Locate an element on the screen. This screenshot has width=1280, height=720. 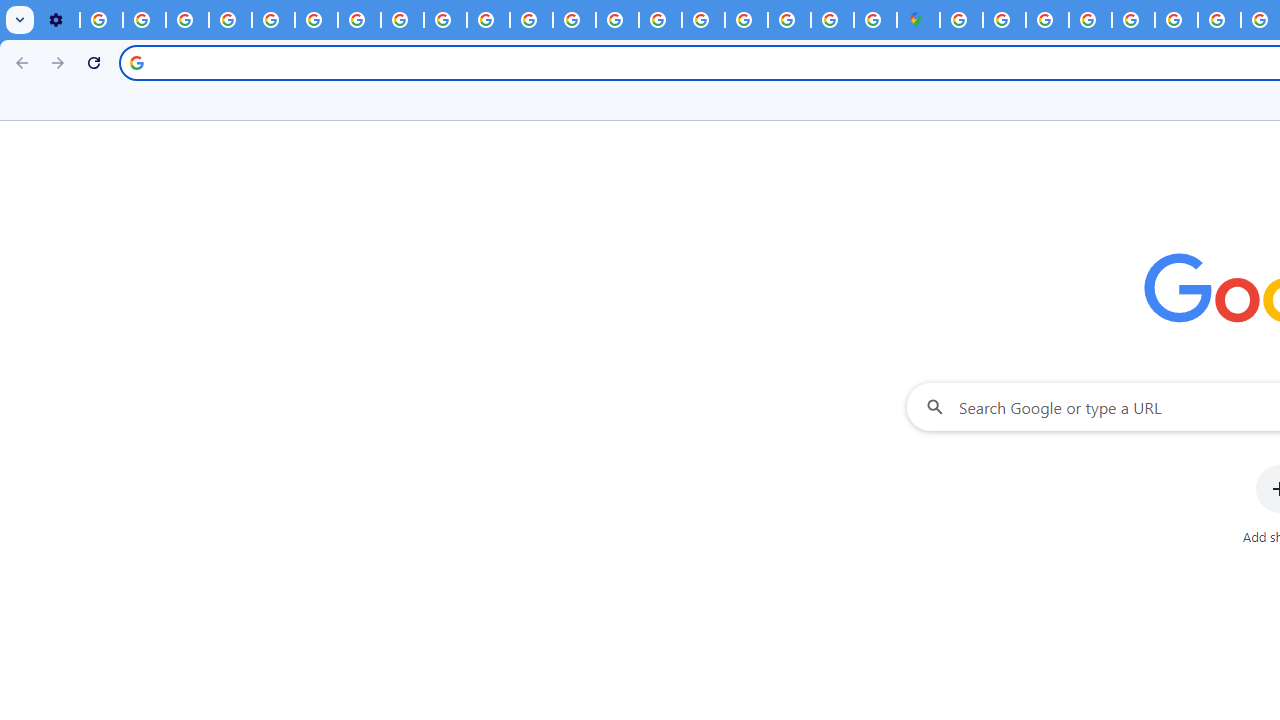
'Privacy Help Center - Policies Help' is located at coordinates (573, 20).